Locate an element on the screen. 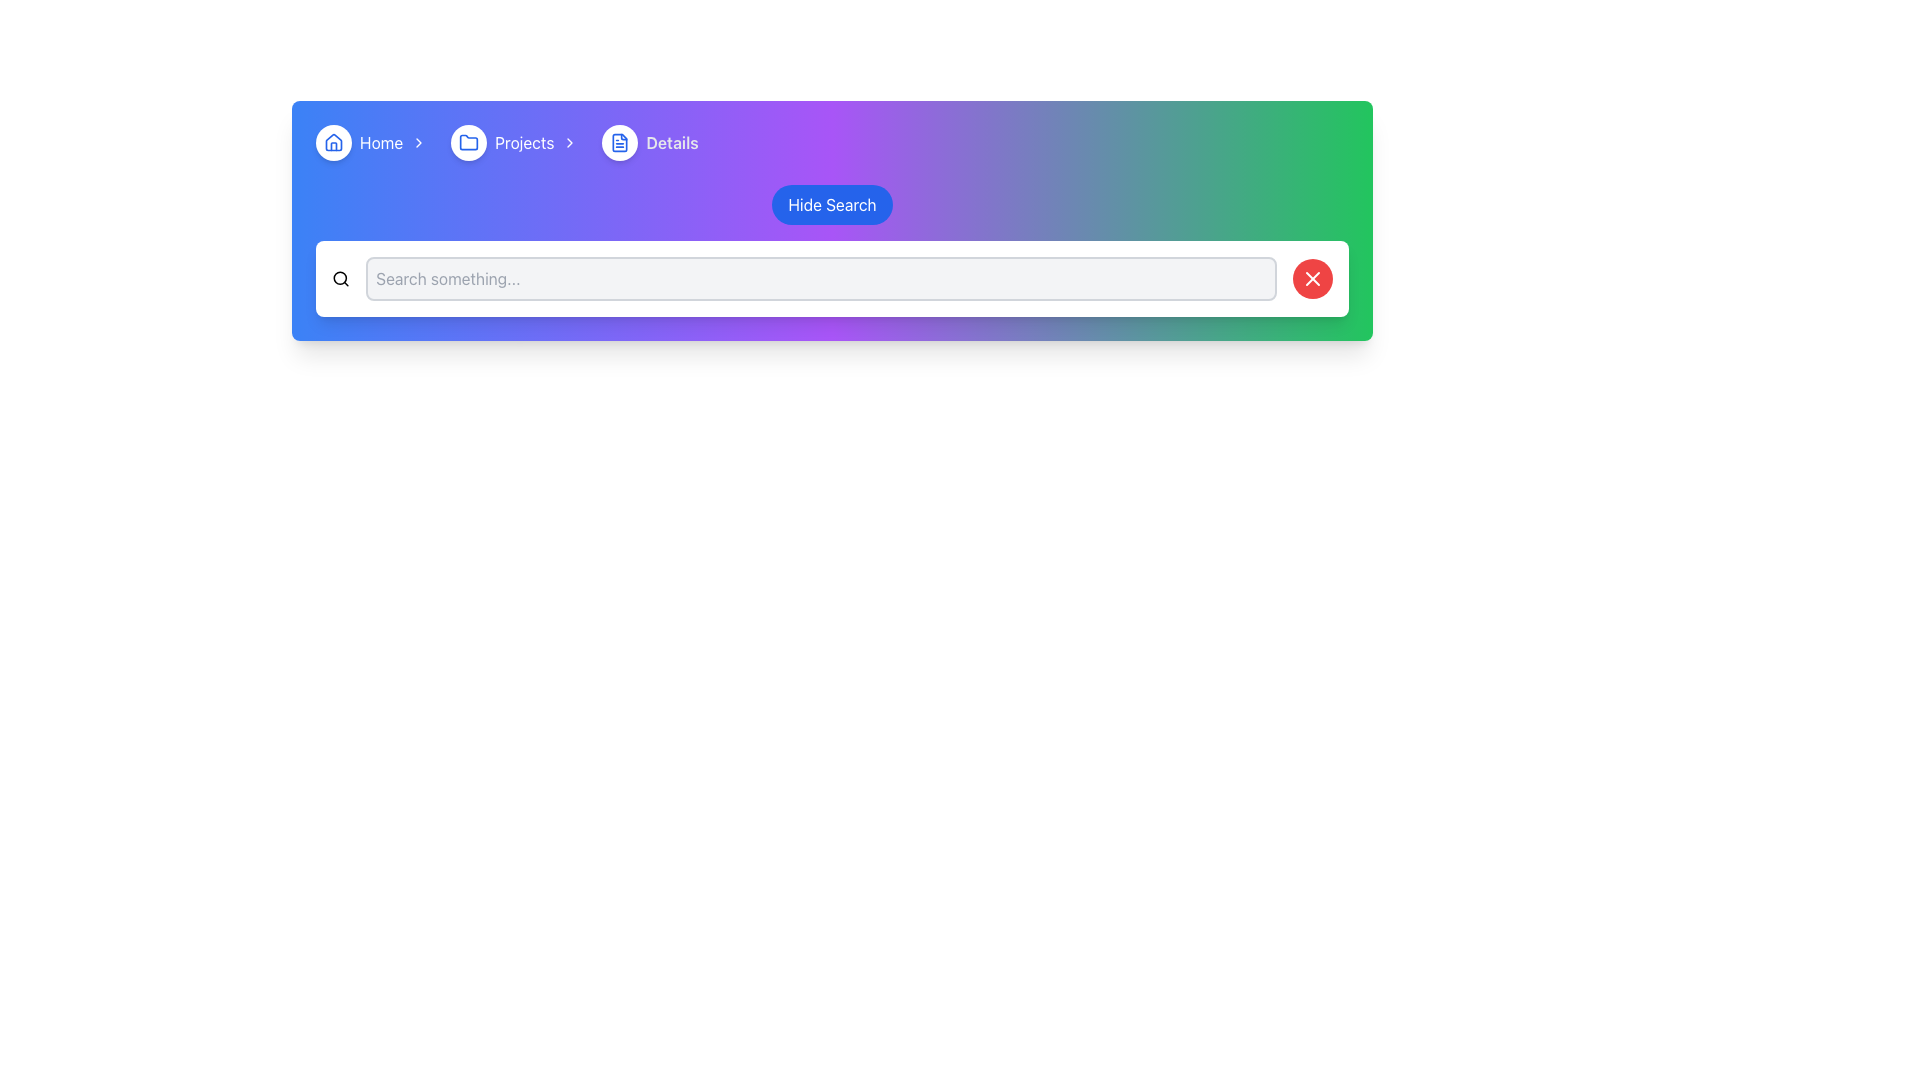 This screenshot has height=1080, width=1920. the second Breadcrumb Navigation Item labeled 'Projects' is located at coordinates (518, 141).